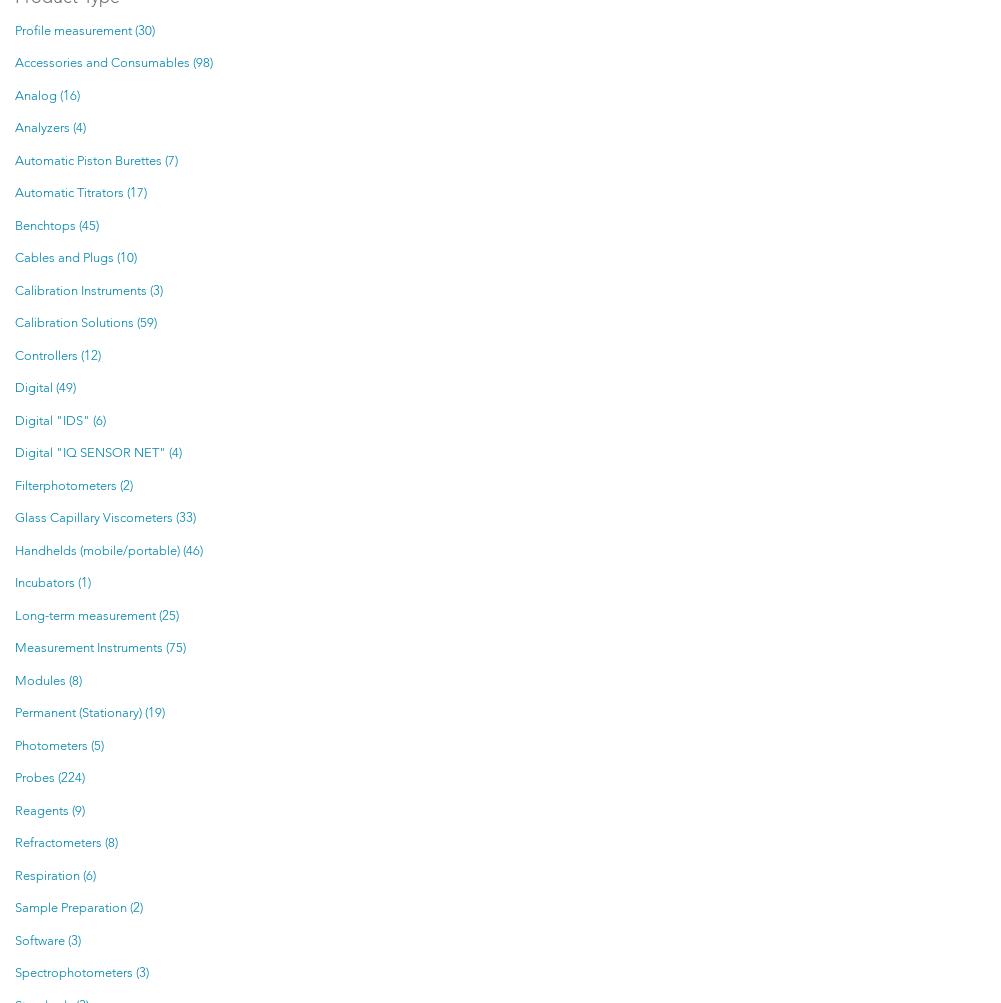  Describe the element at coordinates (104, 517) in the screenshot. I see `'Glass Capillary Viscometers (33)'` at that location.